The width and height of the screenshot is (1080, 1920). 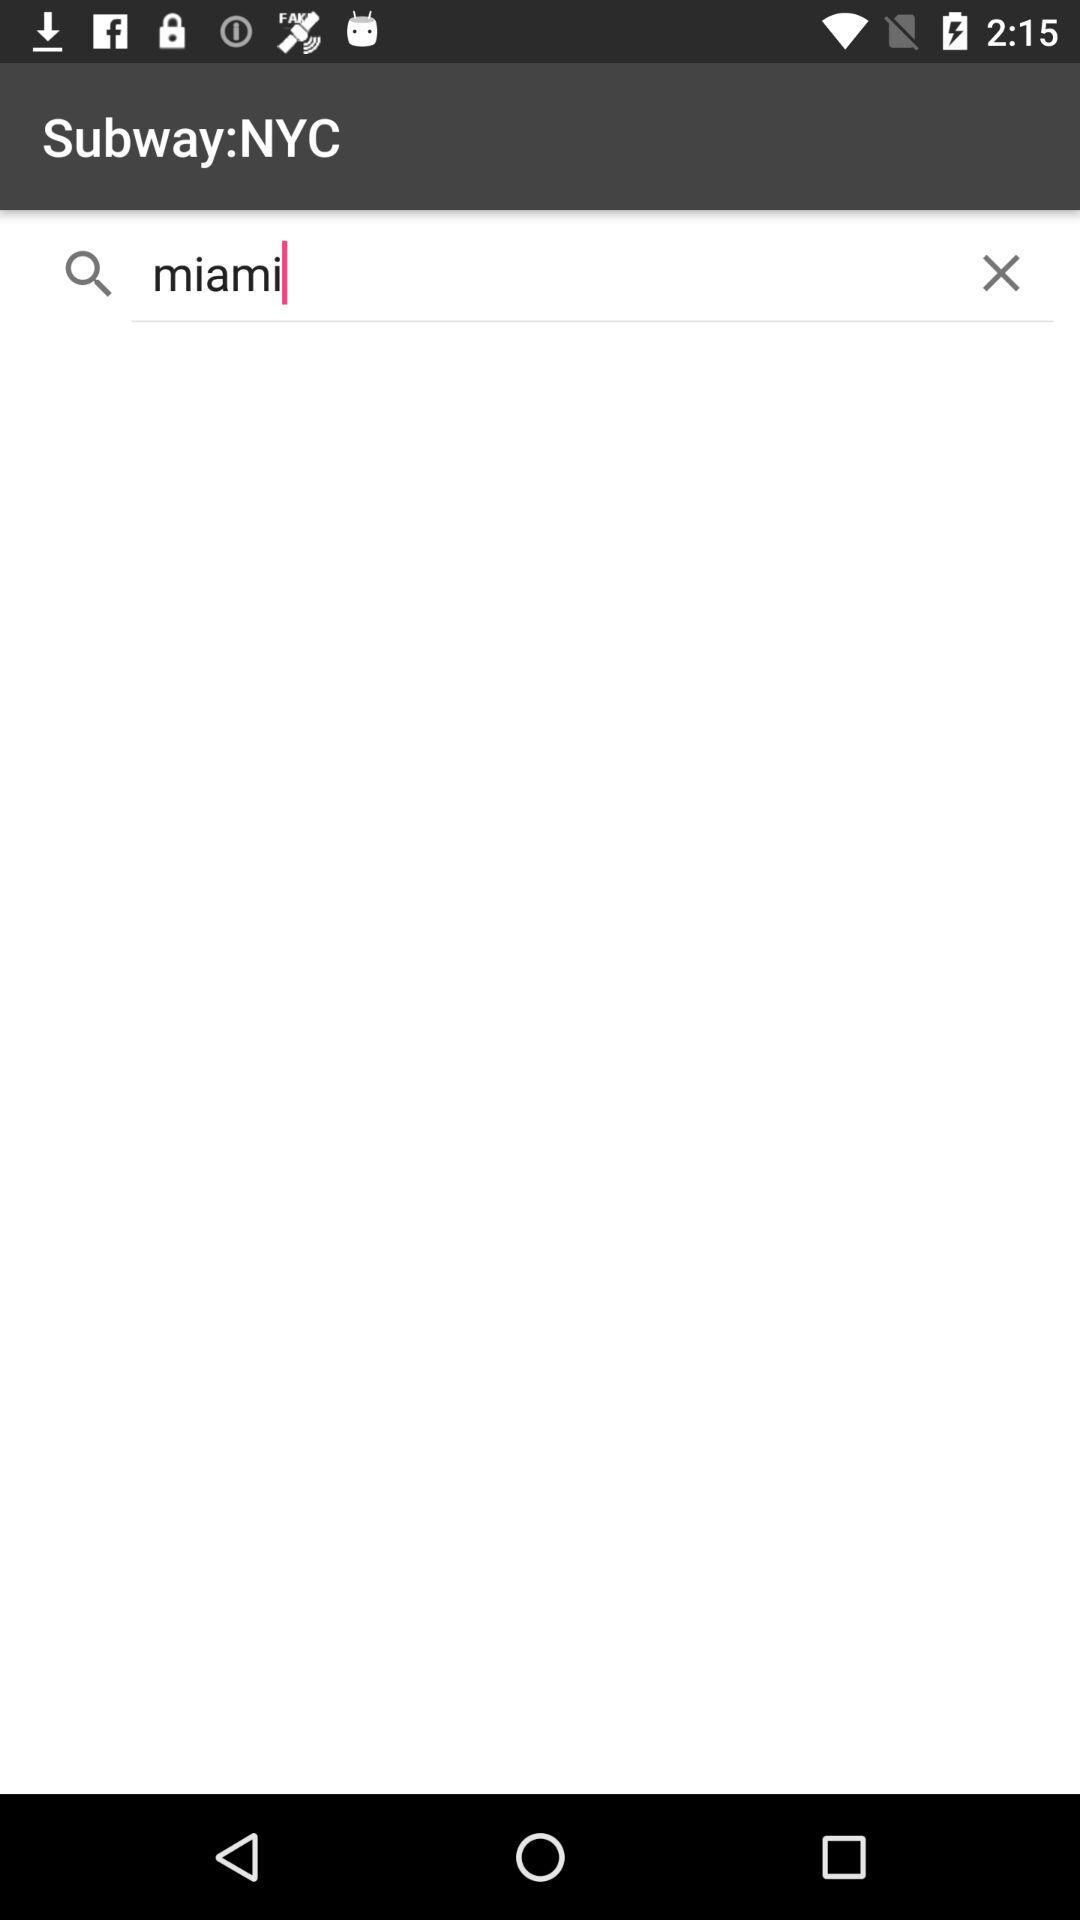 What do you see at coordinates (540, 1065) in the screenshot?
I see `item at the center` at bounding box center [540, 1065].